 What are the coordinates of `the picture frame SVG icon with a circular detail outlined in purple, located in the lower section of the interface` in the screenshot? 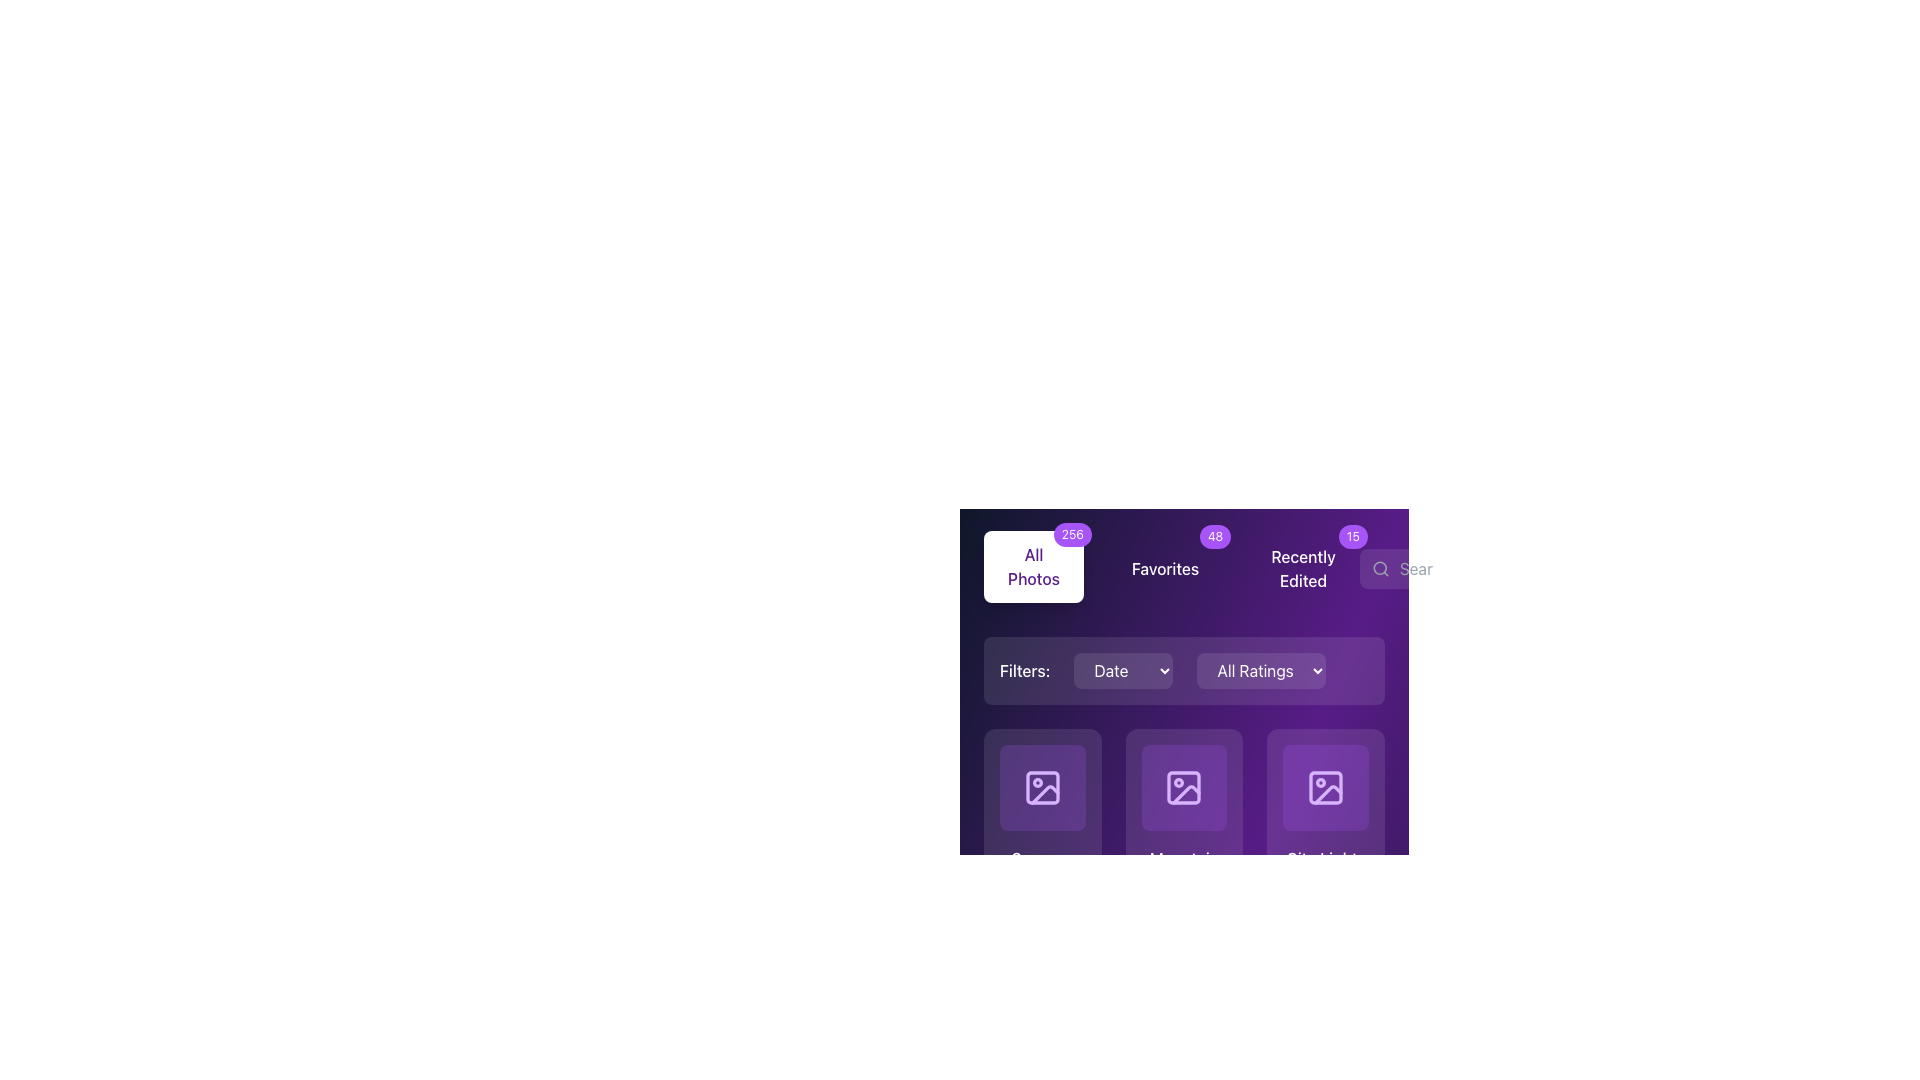 It's located at (1184, 786).